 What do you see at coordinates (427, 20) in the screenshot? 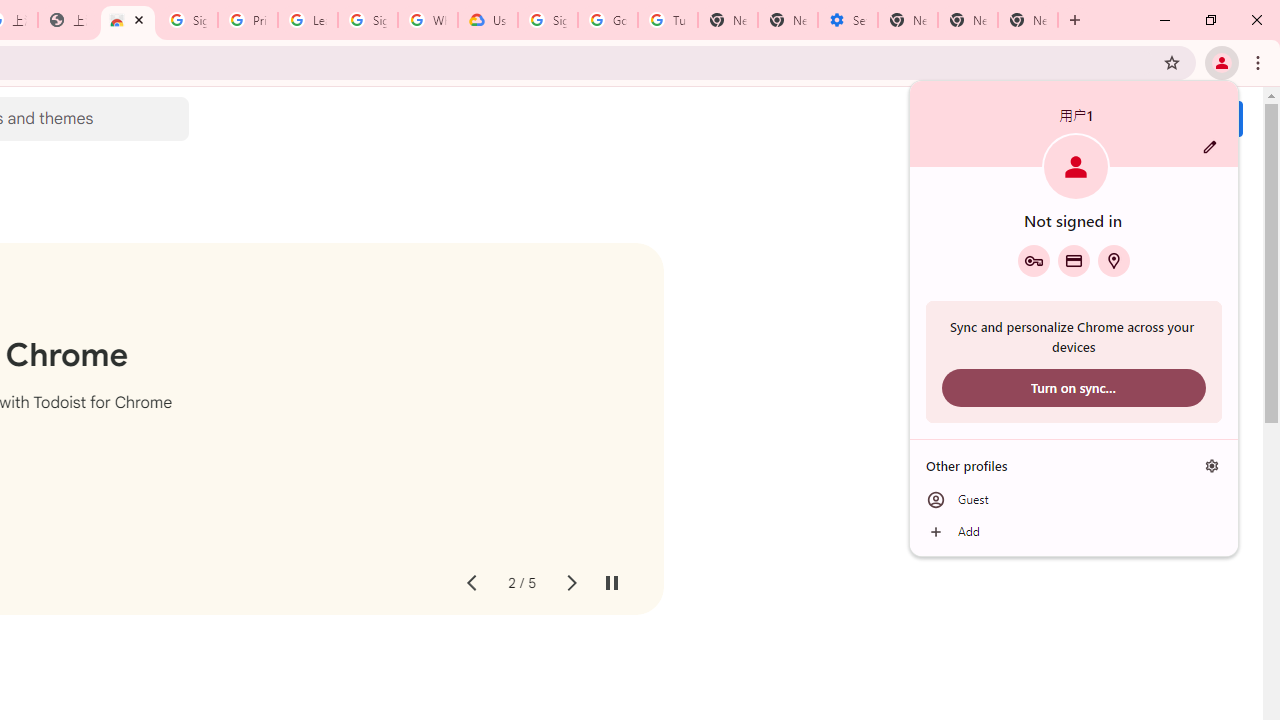
I see `'Who are Google'` at bounding box center [427, 20].